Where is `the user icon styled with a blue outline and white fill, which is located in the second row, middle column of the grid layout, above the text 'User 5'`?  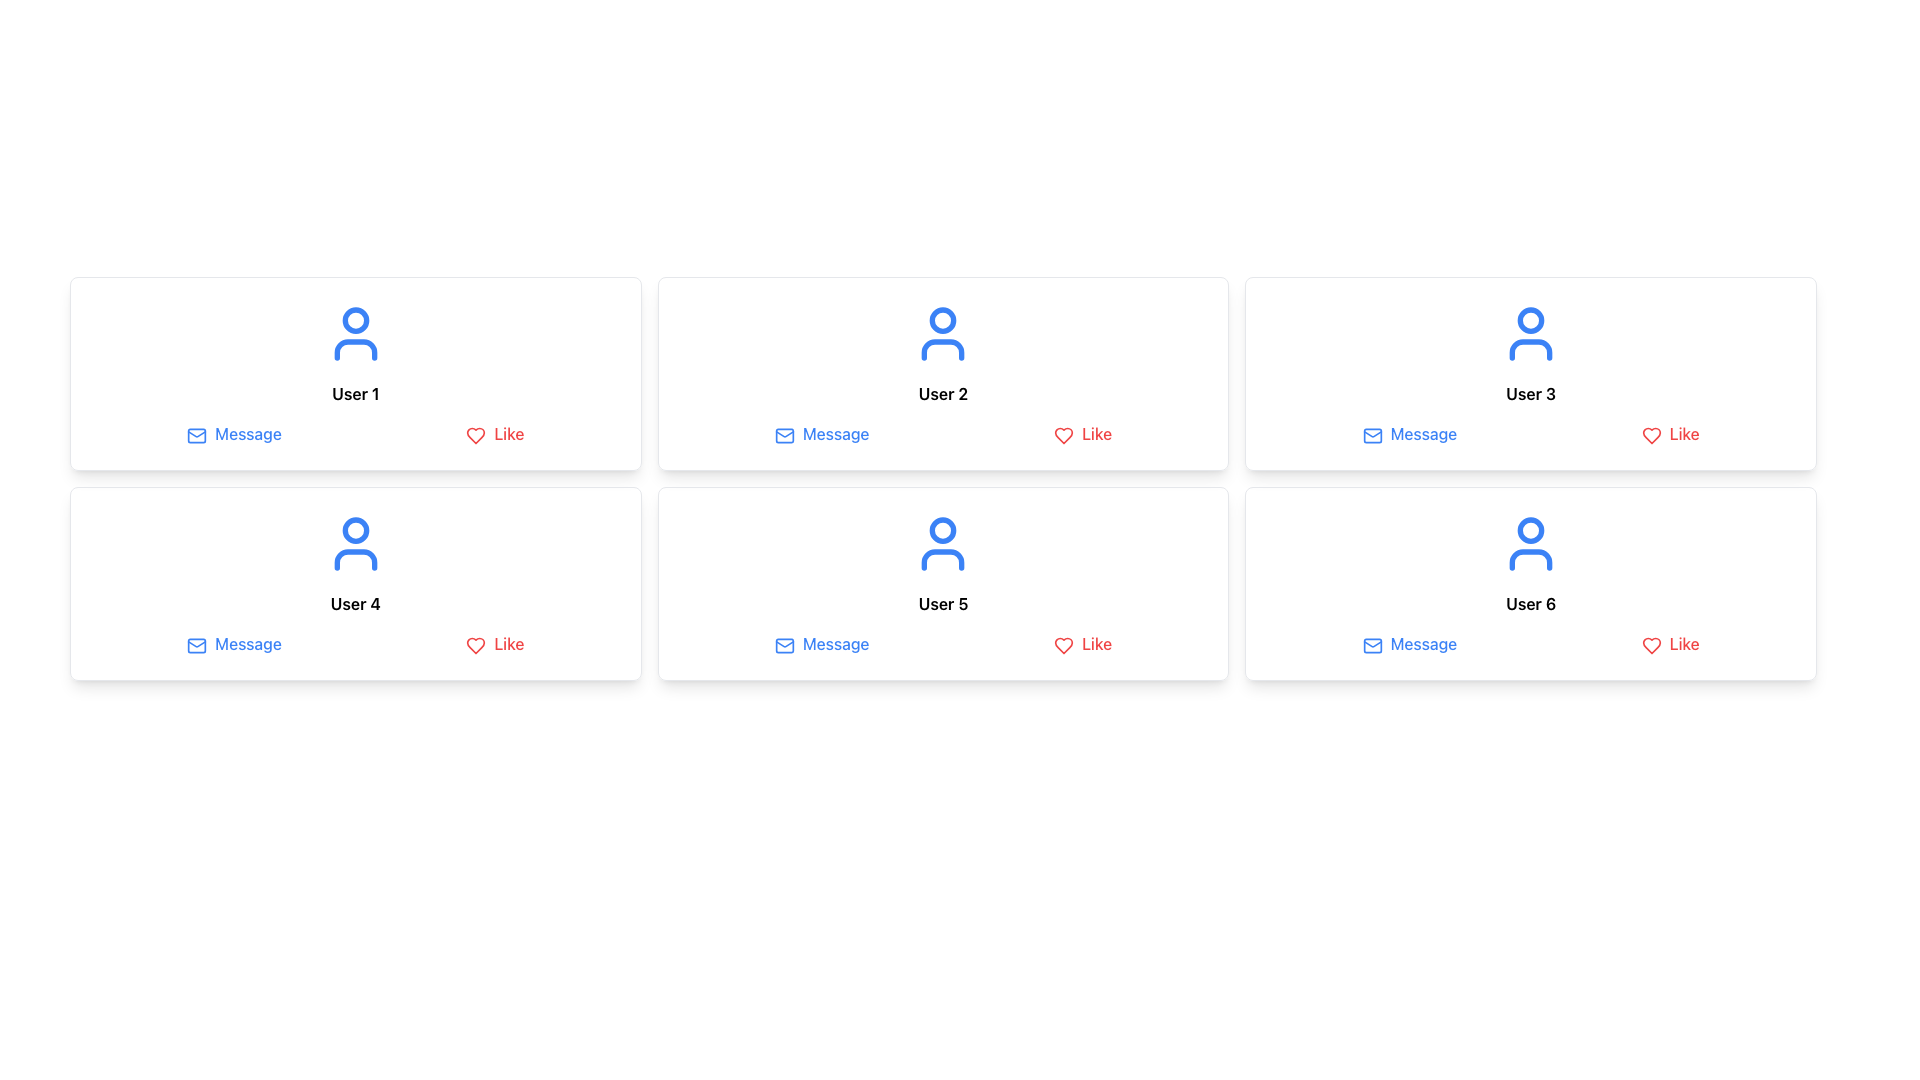
the user icon styled with a blue outline and white fill, which is located in the second row, middle column of the grid layout, above the text 'User 5' is located at coordinates (942, 543).